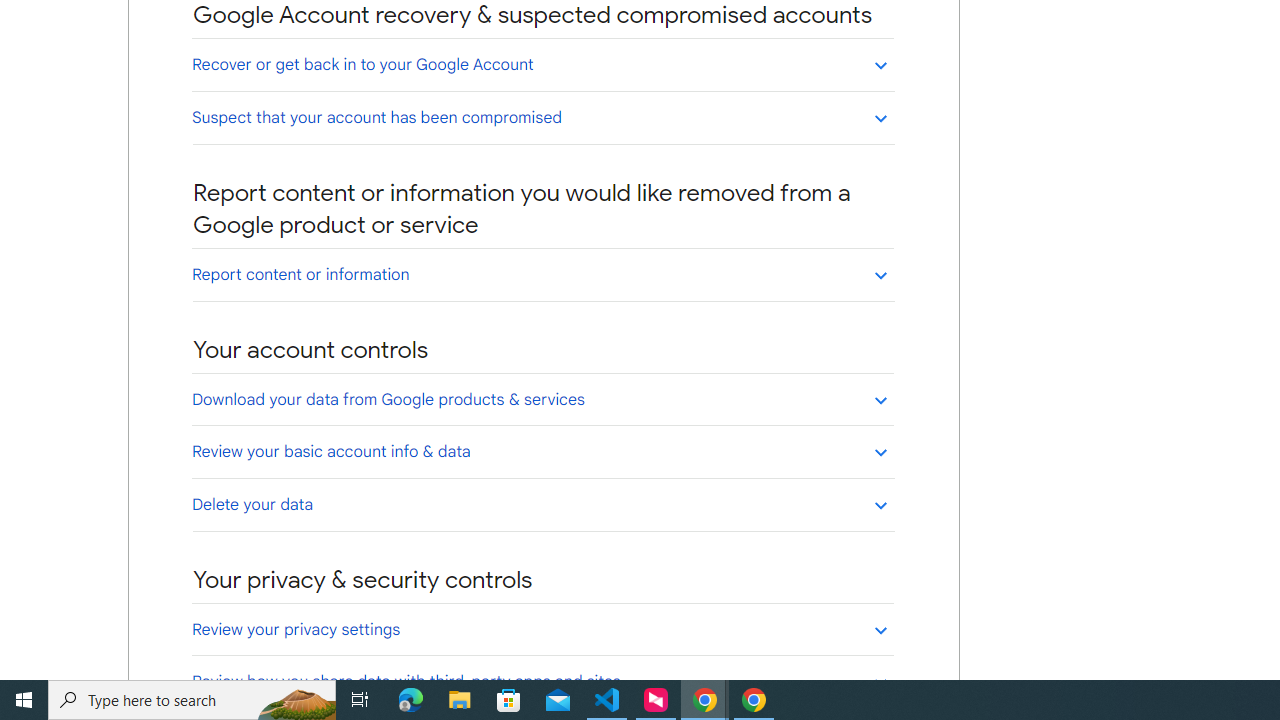  What do you see at coordinates (542, 680) in the screenshot?
I see `'Review how you share data with third-party apps and sites'` at bounding box center [542, 680].